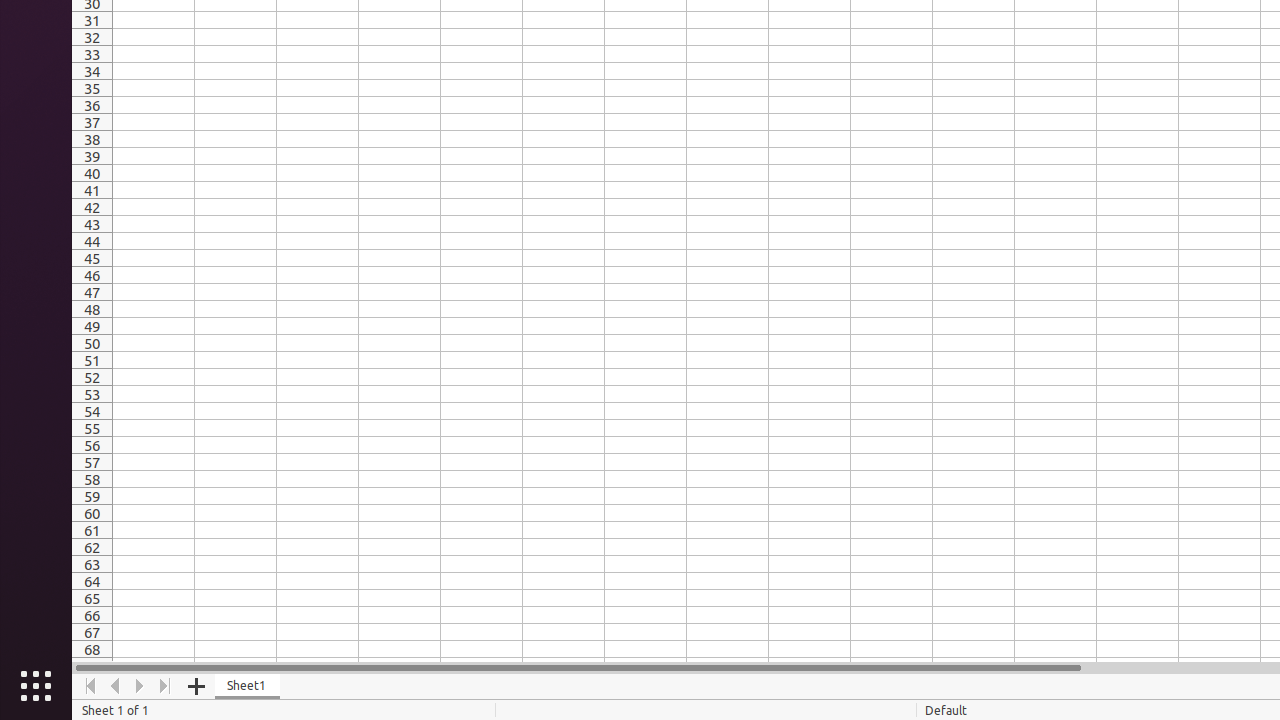  What do you see at coordinates (35, 685) in the screenshot?
I see `'Show Applications'` at bounding box center [35, 685].